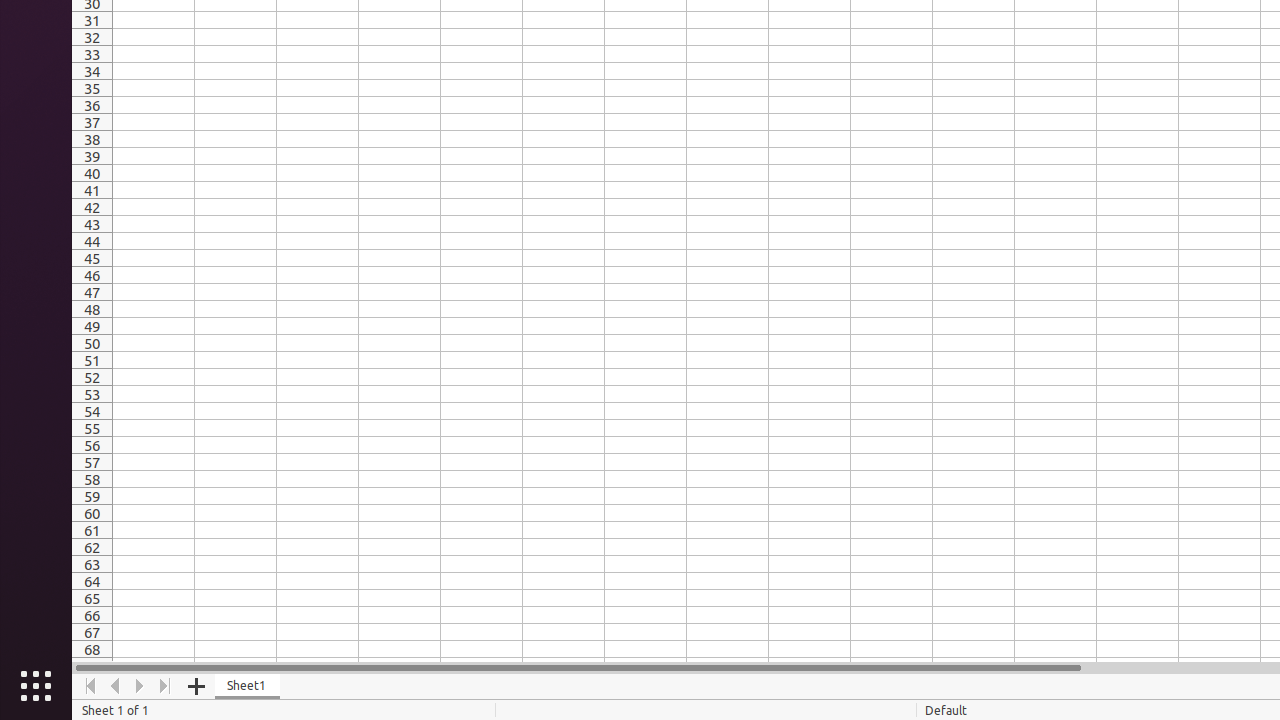  What do you see at coordinates (35, 685) in the screenshot?
I see `'Show Applications'` at bounding box center [35, 685].